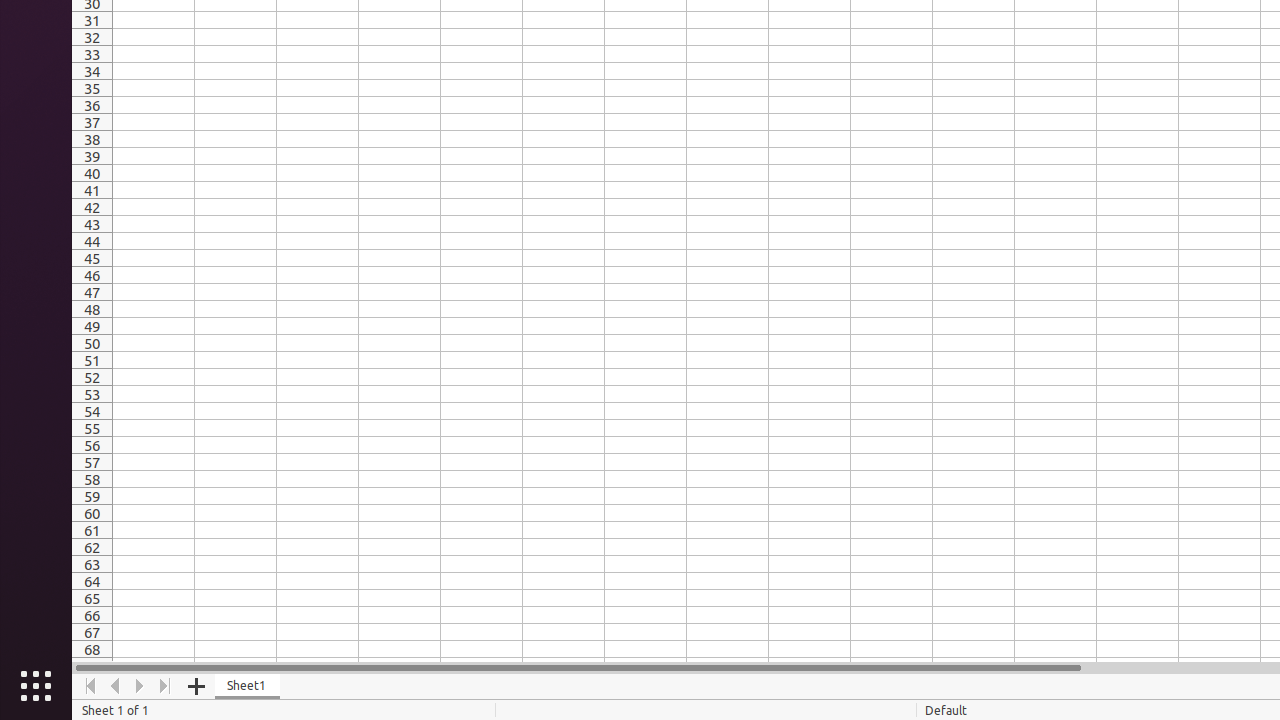  What do you see at coordinates (35, 685) in the screenshot?
I see `'Show Applications'` at bounding box center [35, 685].